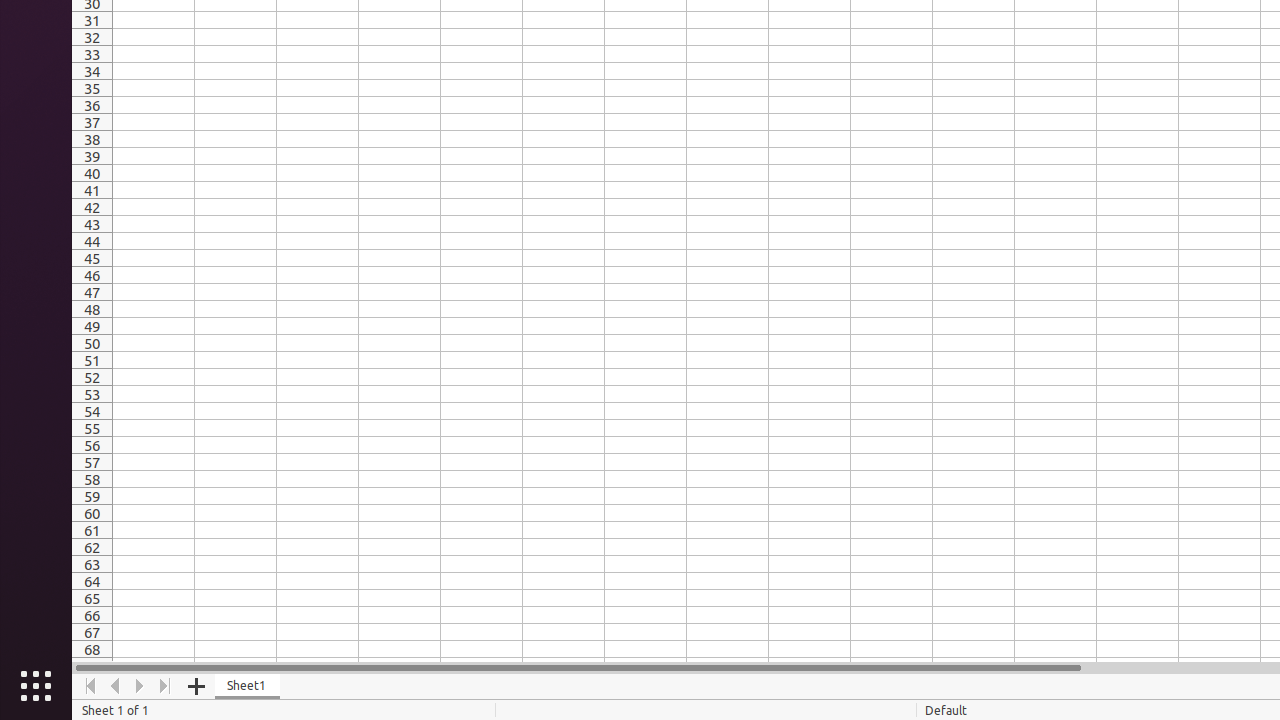  What do you see at coordinates (35, 685) in the screenshot?
I see `'Show Applications'` at bounding box center [35, 685].